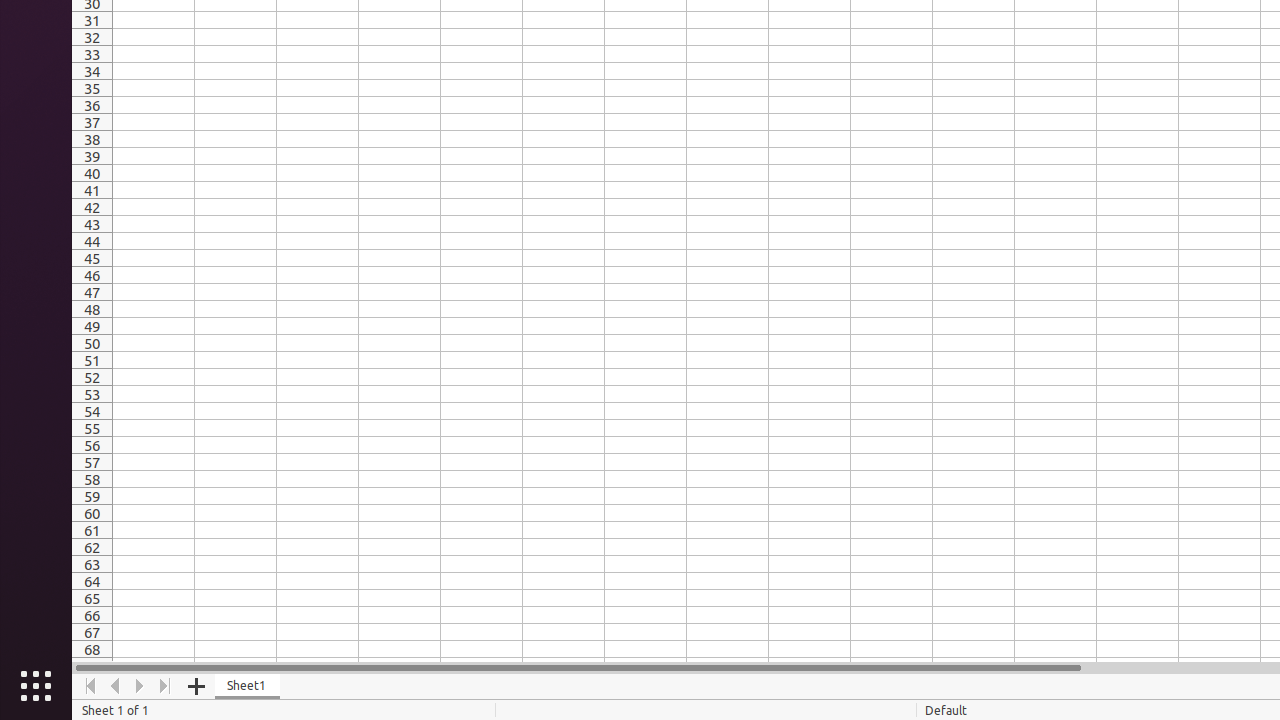  What do you see at coordinates (35, 685) in the screenshot?
I see `'Show Applications'` at bounding box center [35, 685].